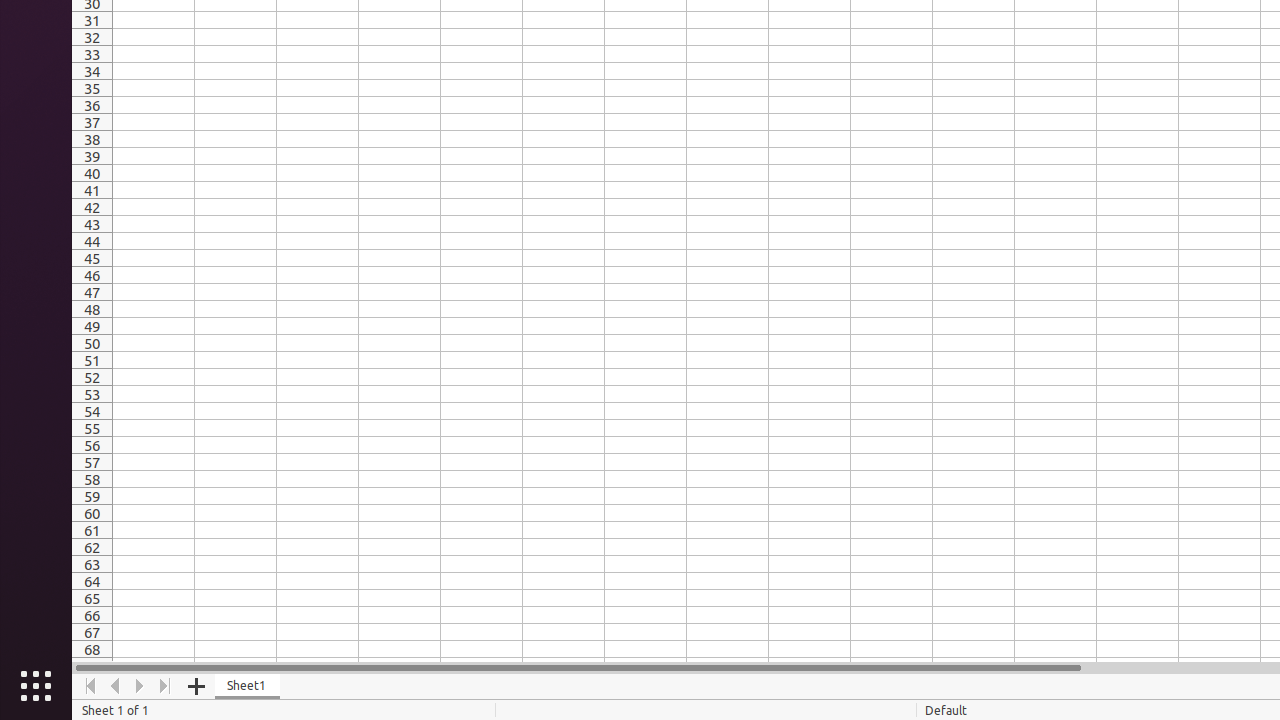  What do you see at coordinates (35, 685) in the screenshot?
I see `'Show Applications'` at bounding box center [35, 685].